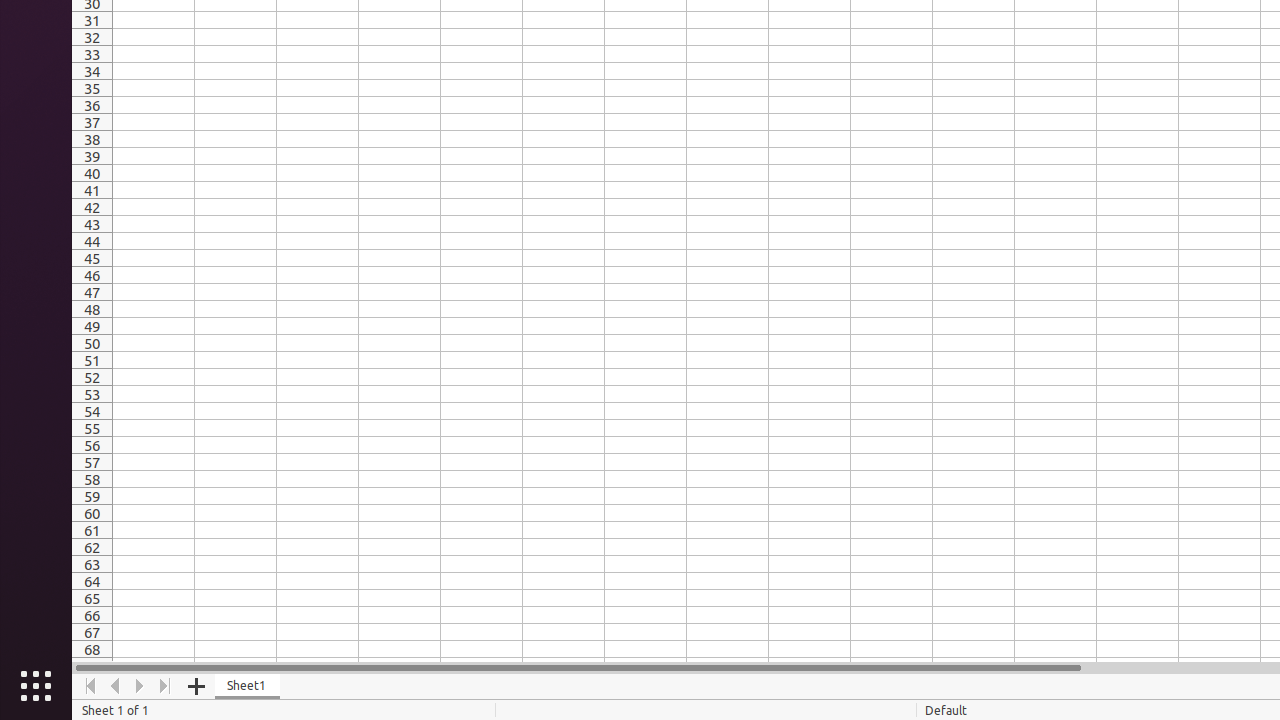  What do you see at coordinates (35, 685) in the screenshot?
I see `'Show Applications'` at bounding box center [35, 685].